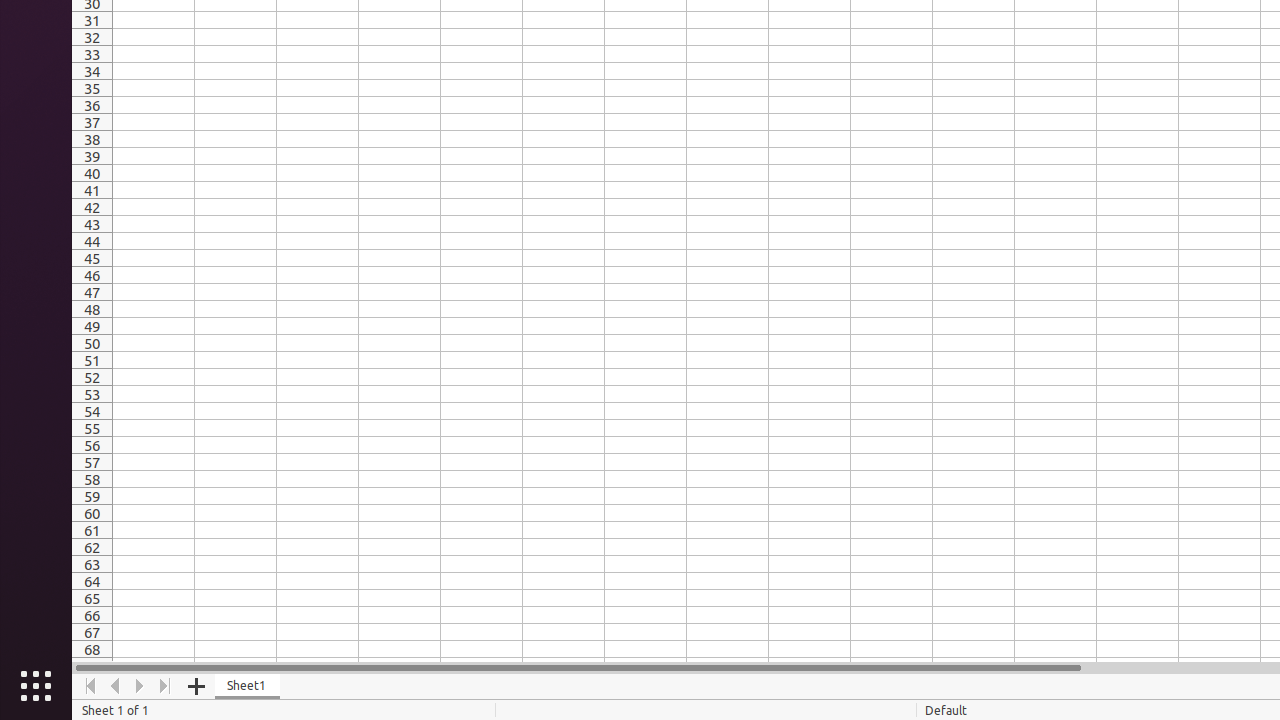  What do you see at coordinates (35, 685) in the screenshot?
I see `'Show Applications'` at bounding box center [35, 685].